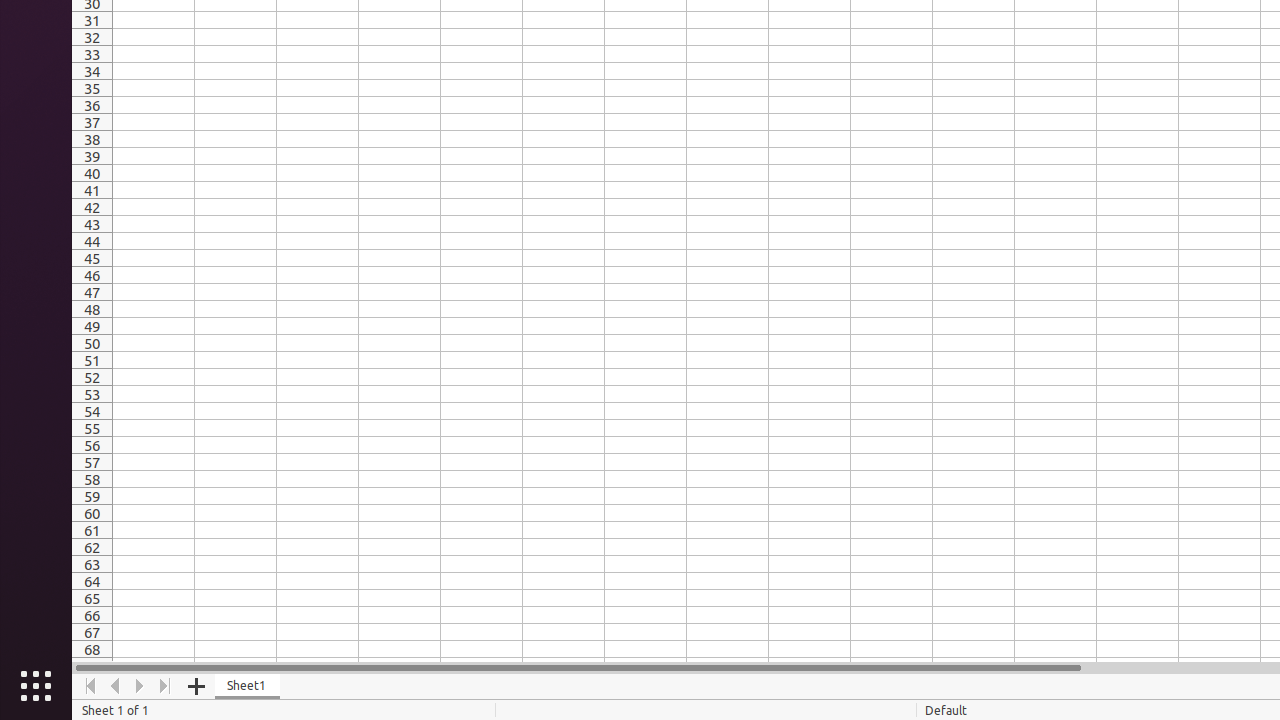  What do you see at coordinates (35, 685) in the screenshot?
I see `'Show Applications'` at bounding box center [35, 685].